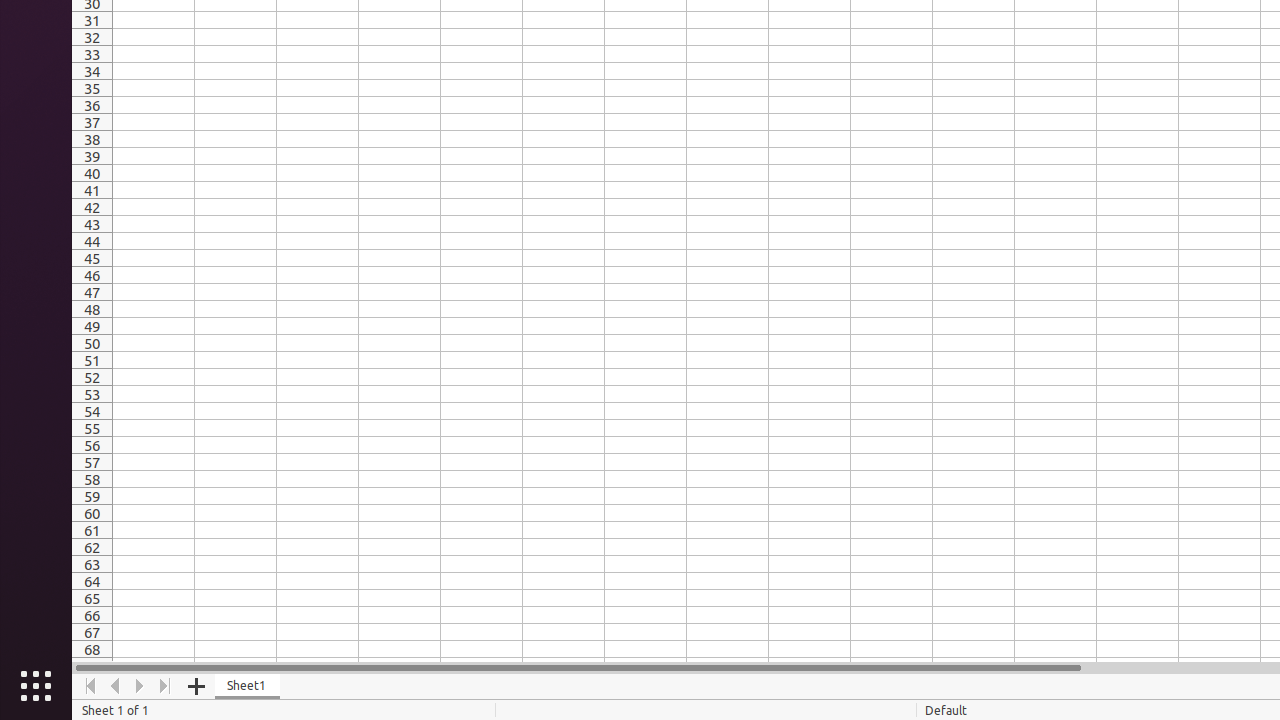  What do you see at coordinates (35, 685) in the screenshot?
I see `'Show Applications'` at bounding box center [35, 685].